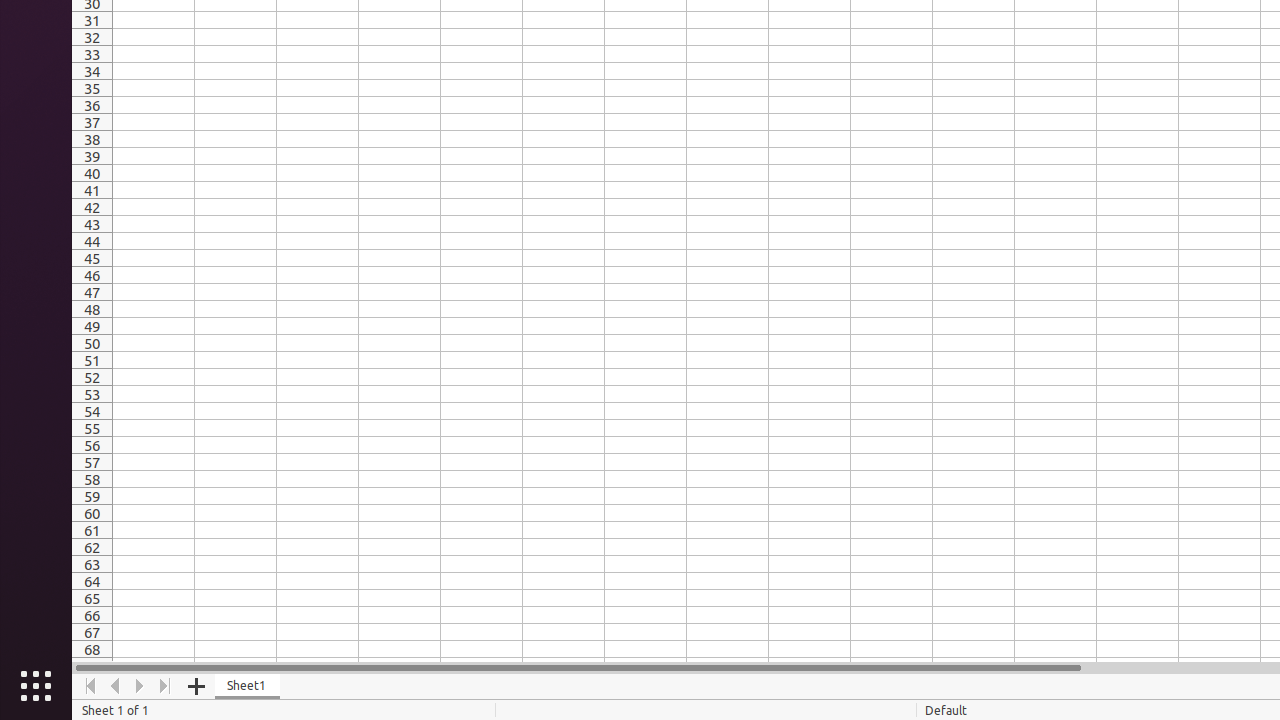  What do you see at coordinates (35, 685) in the screenshot?
I see `'Show Applications'` at bounding box center [35, 685].